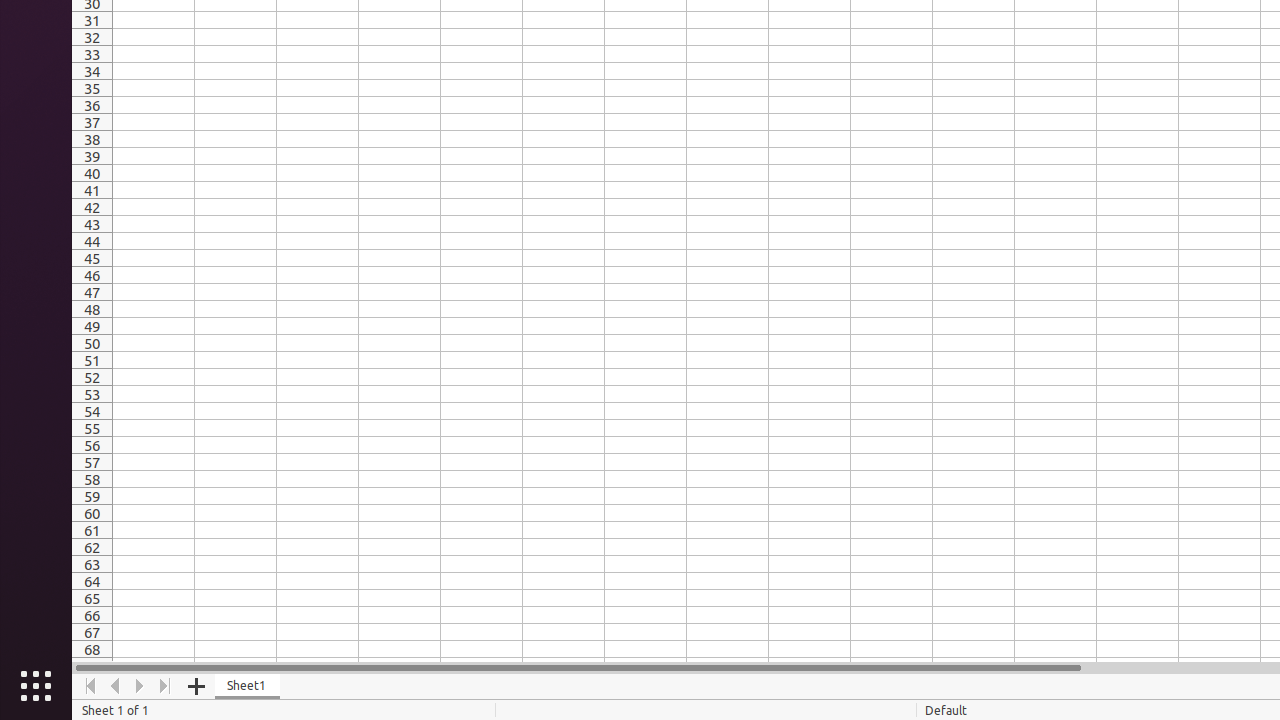  What do you see at coordinates (35, 685) in the screenshot?
I see `'Show Applications'` at bounding box center [35, 685].